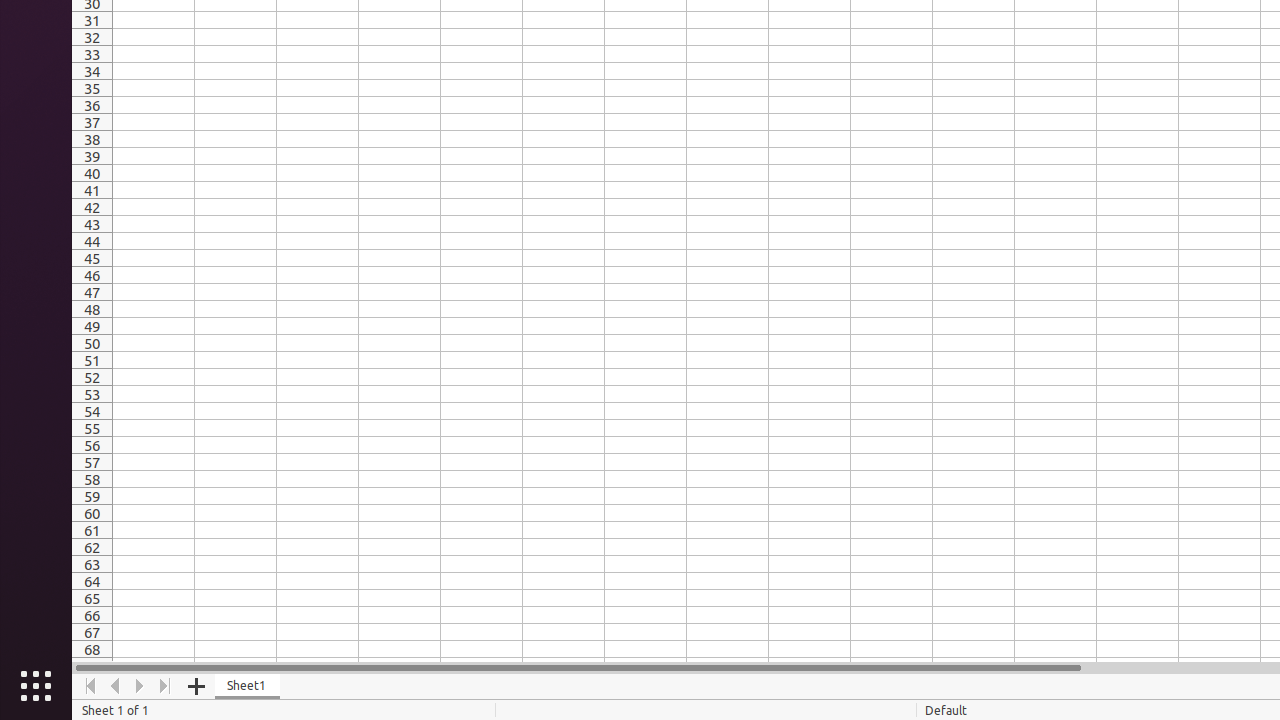  What do you see at coordinates (35, 685) in the screenshot?
I see `'Show Applications'` at bounding box center [35, 685].